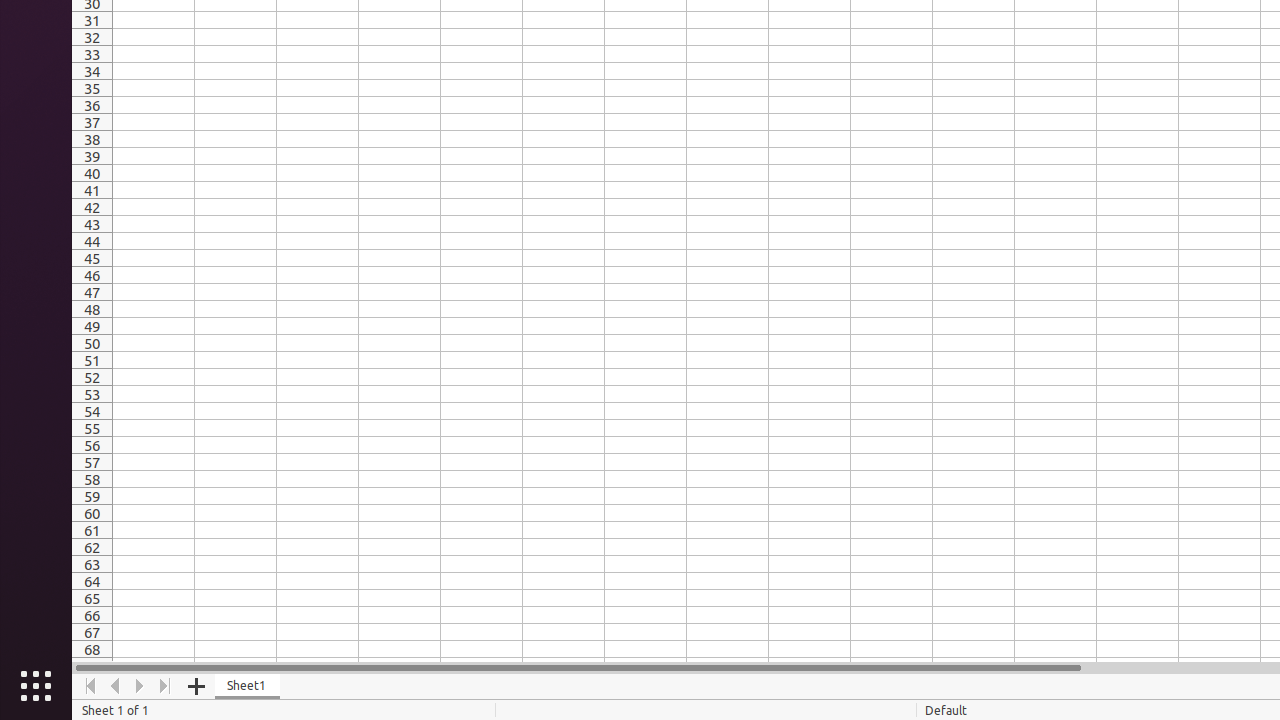  What do you see at coordinates (35, 685) in the screenshot?
I see `'Show Applications'` at bounding box center [35, 685].